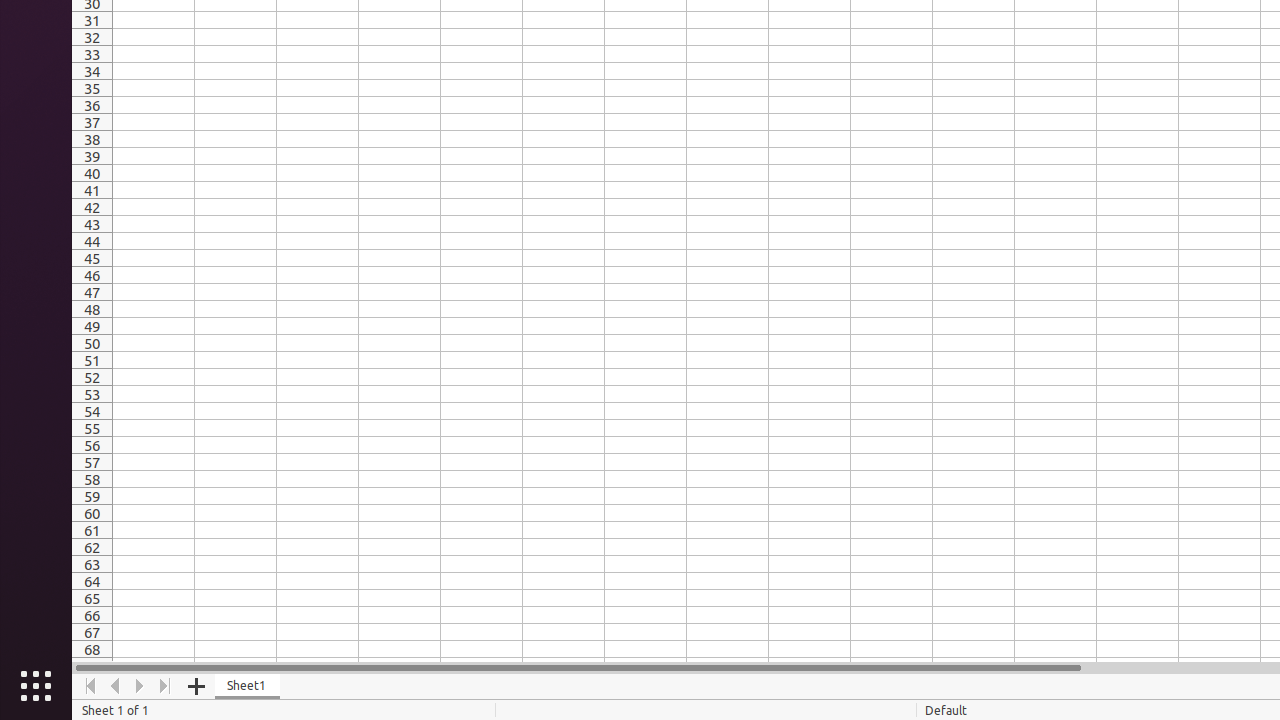  What do you see at coordinates (35, 685) in the screenshot?
I see `'Show Applications'` at bounding box center [35, 685].